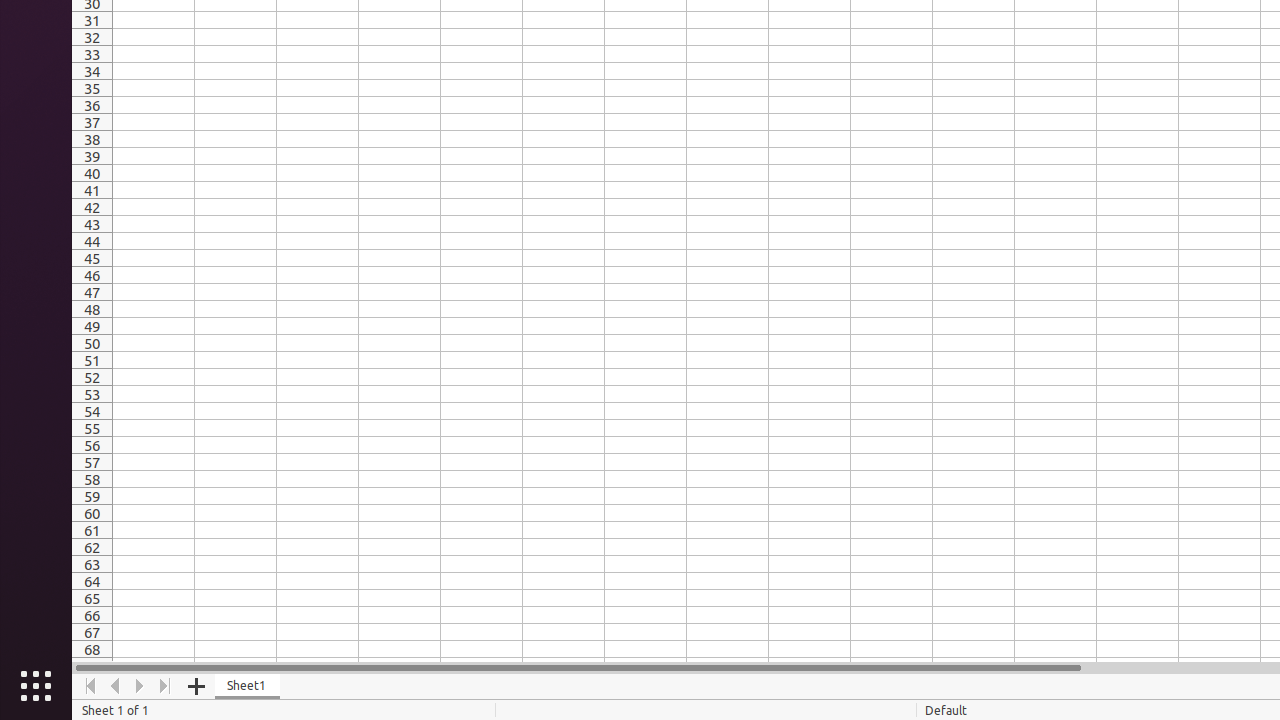  What do you see at coordinates (35, 685) in the screenshot?
I see `'Show Applications'` at bounding box center [35, 685].